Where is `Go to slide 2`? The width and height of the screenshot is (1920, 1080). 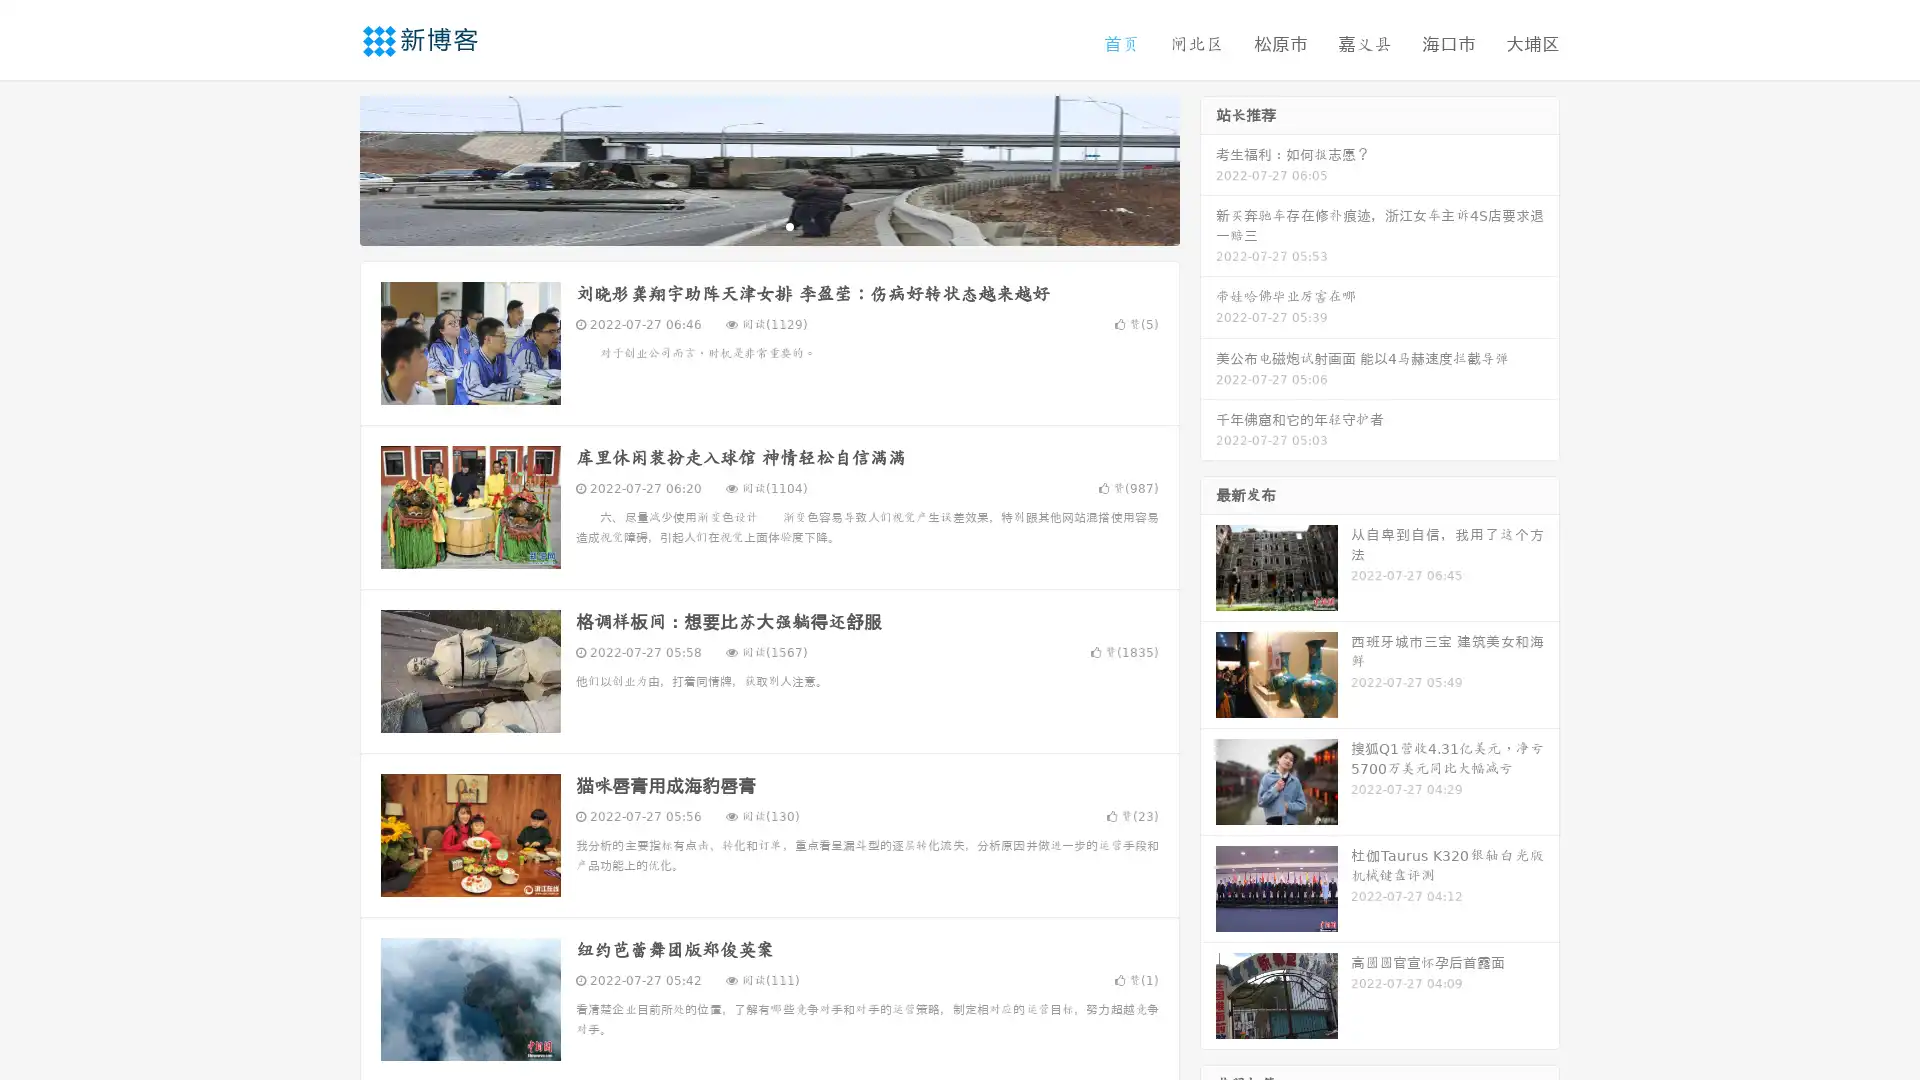
Go to slide 2 is located at coordinates (768, 225).